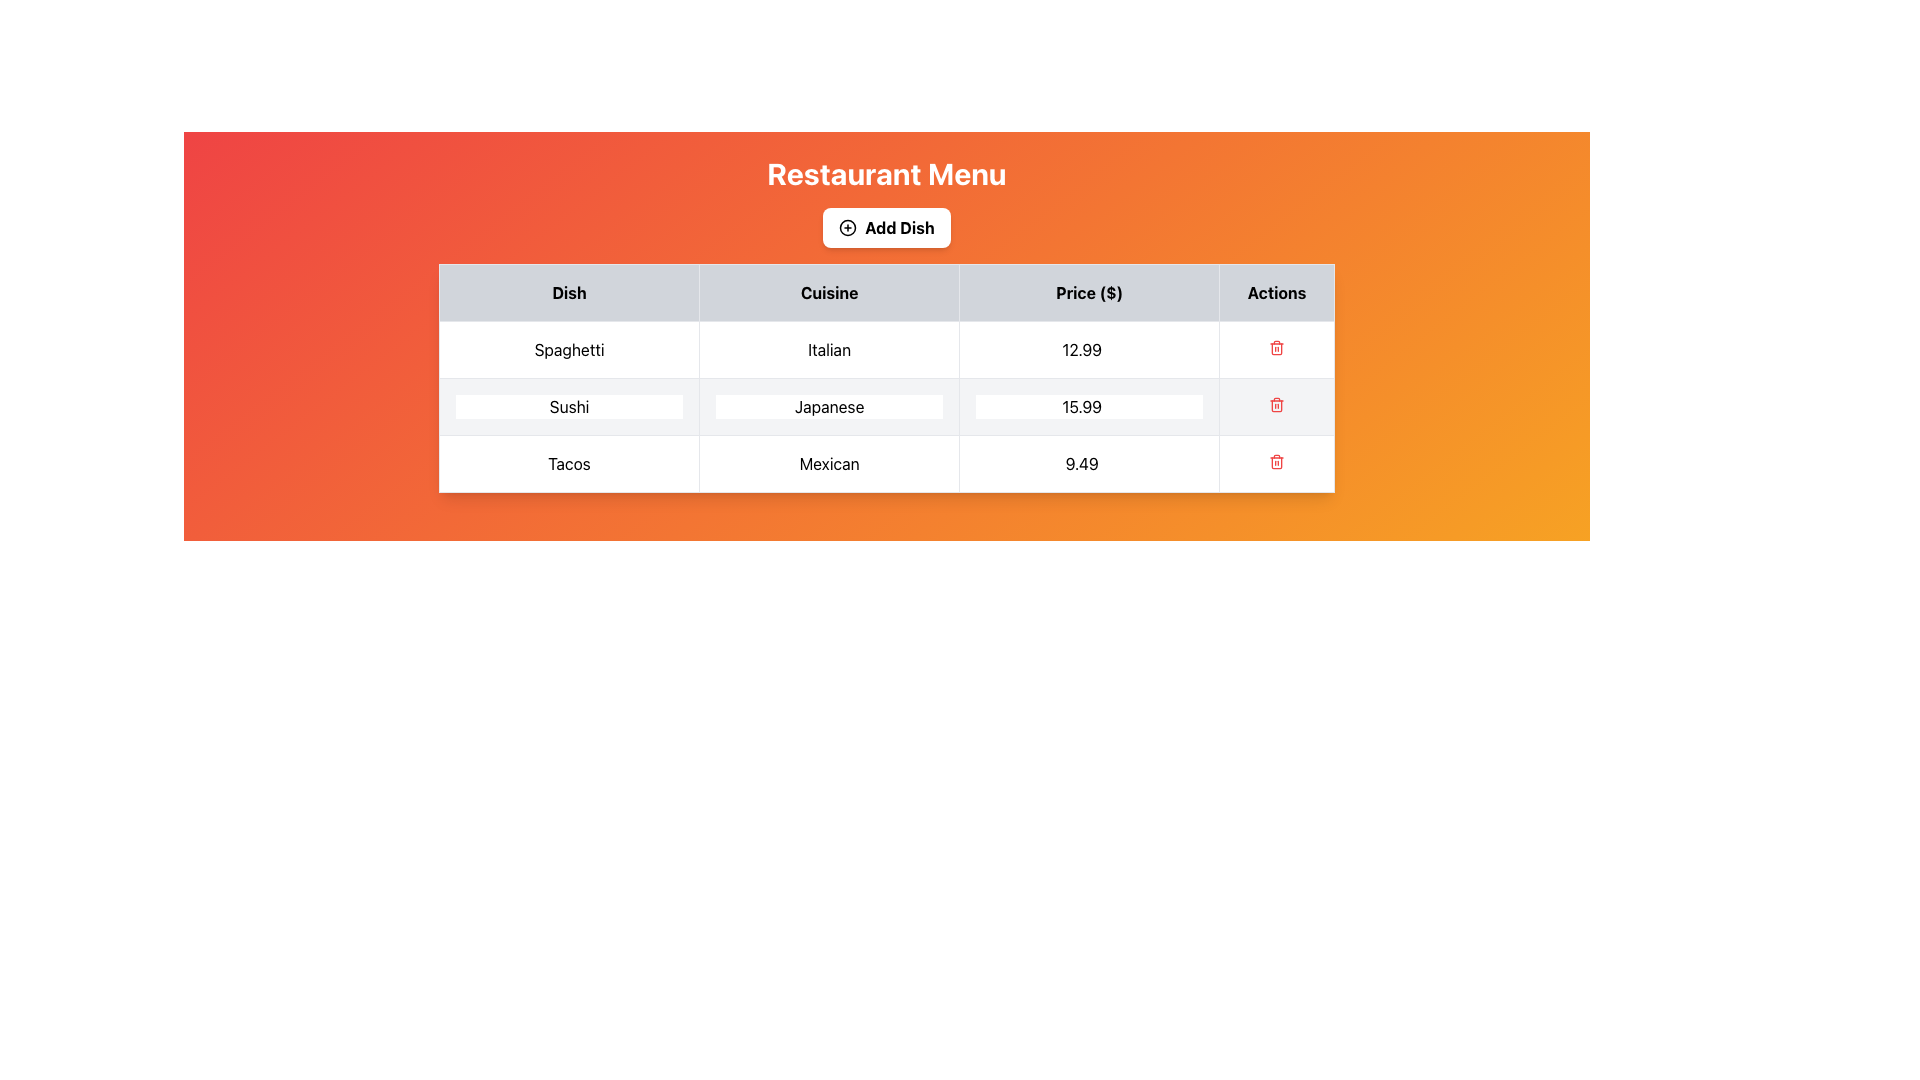  Describe the element at coordinates (886, 226) in the screenshot. I see `the 'Add Dish' button, which has a white background, black text, rounded corners, and a circular plus icon to the left of the text, for visual feedback` at that location.